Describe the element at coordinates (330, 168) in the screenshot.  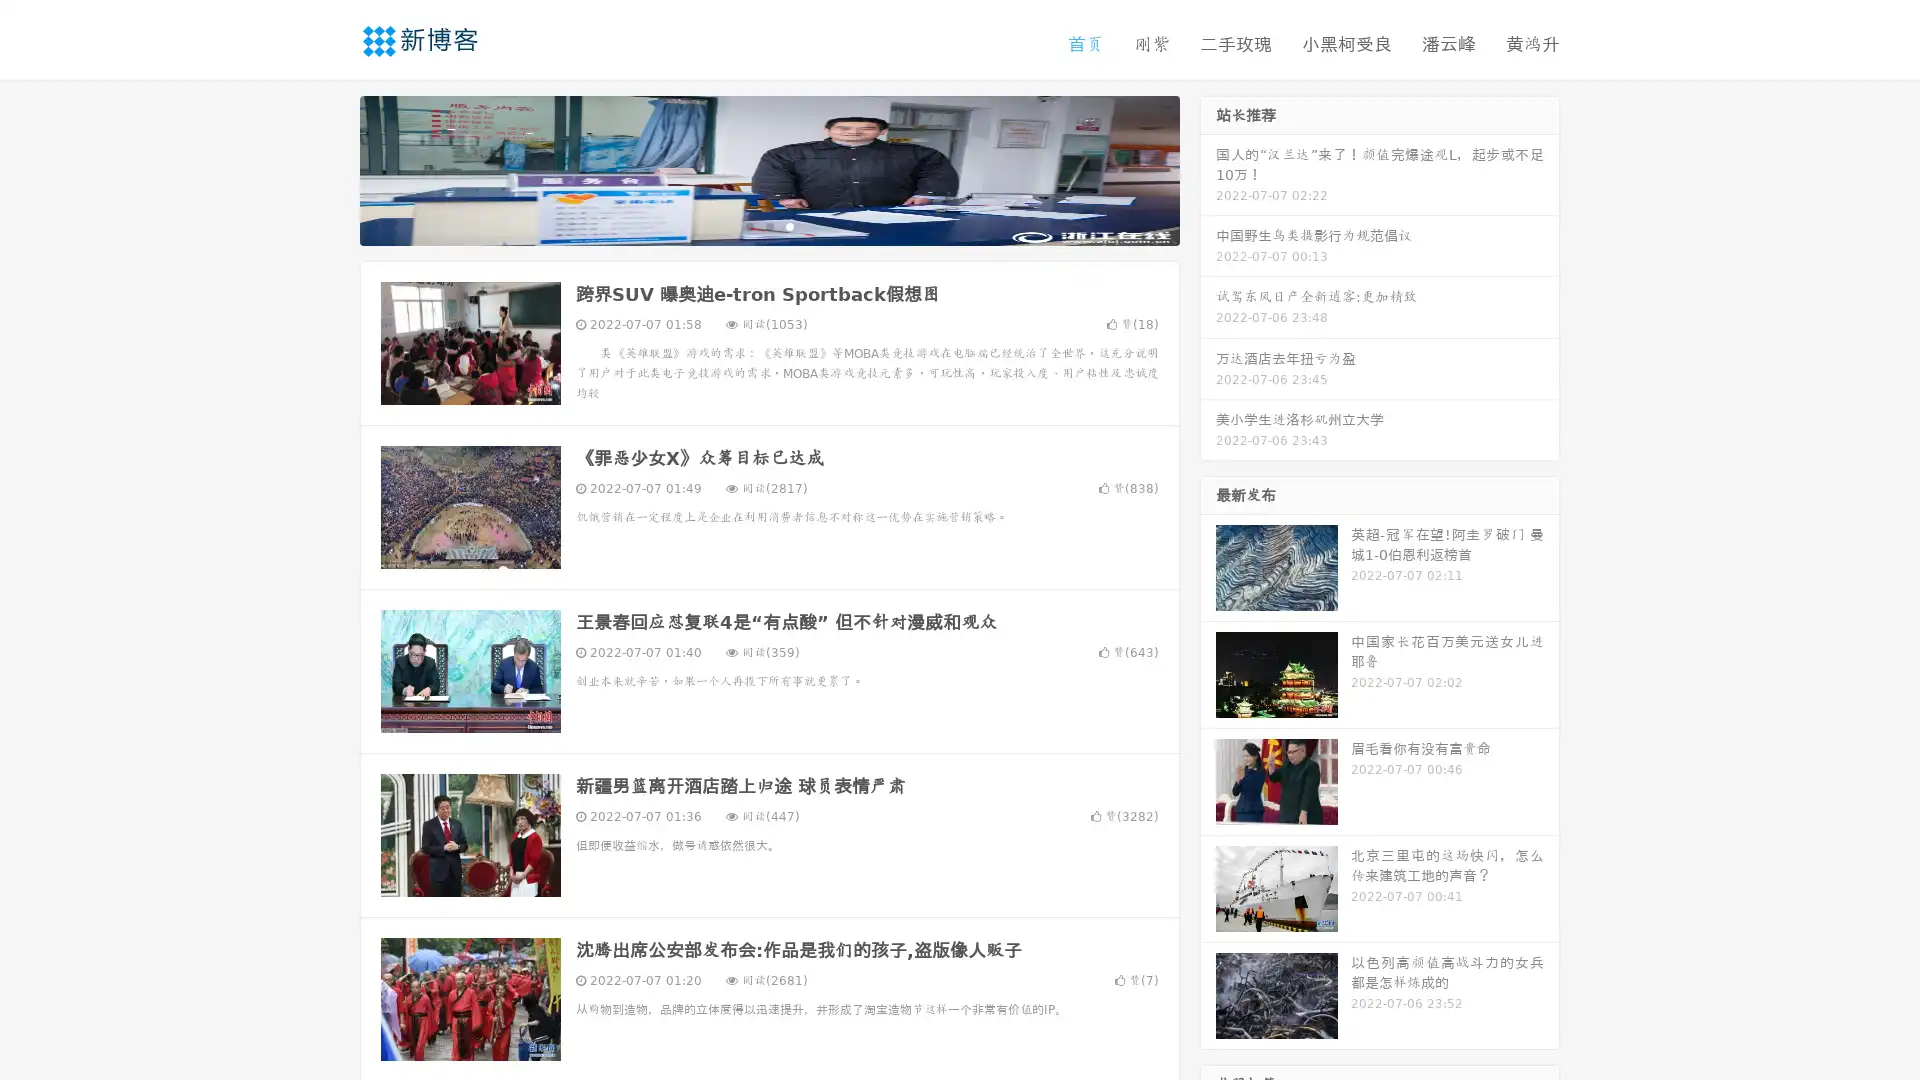
I see `Previous slide` at that location.